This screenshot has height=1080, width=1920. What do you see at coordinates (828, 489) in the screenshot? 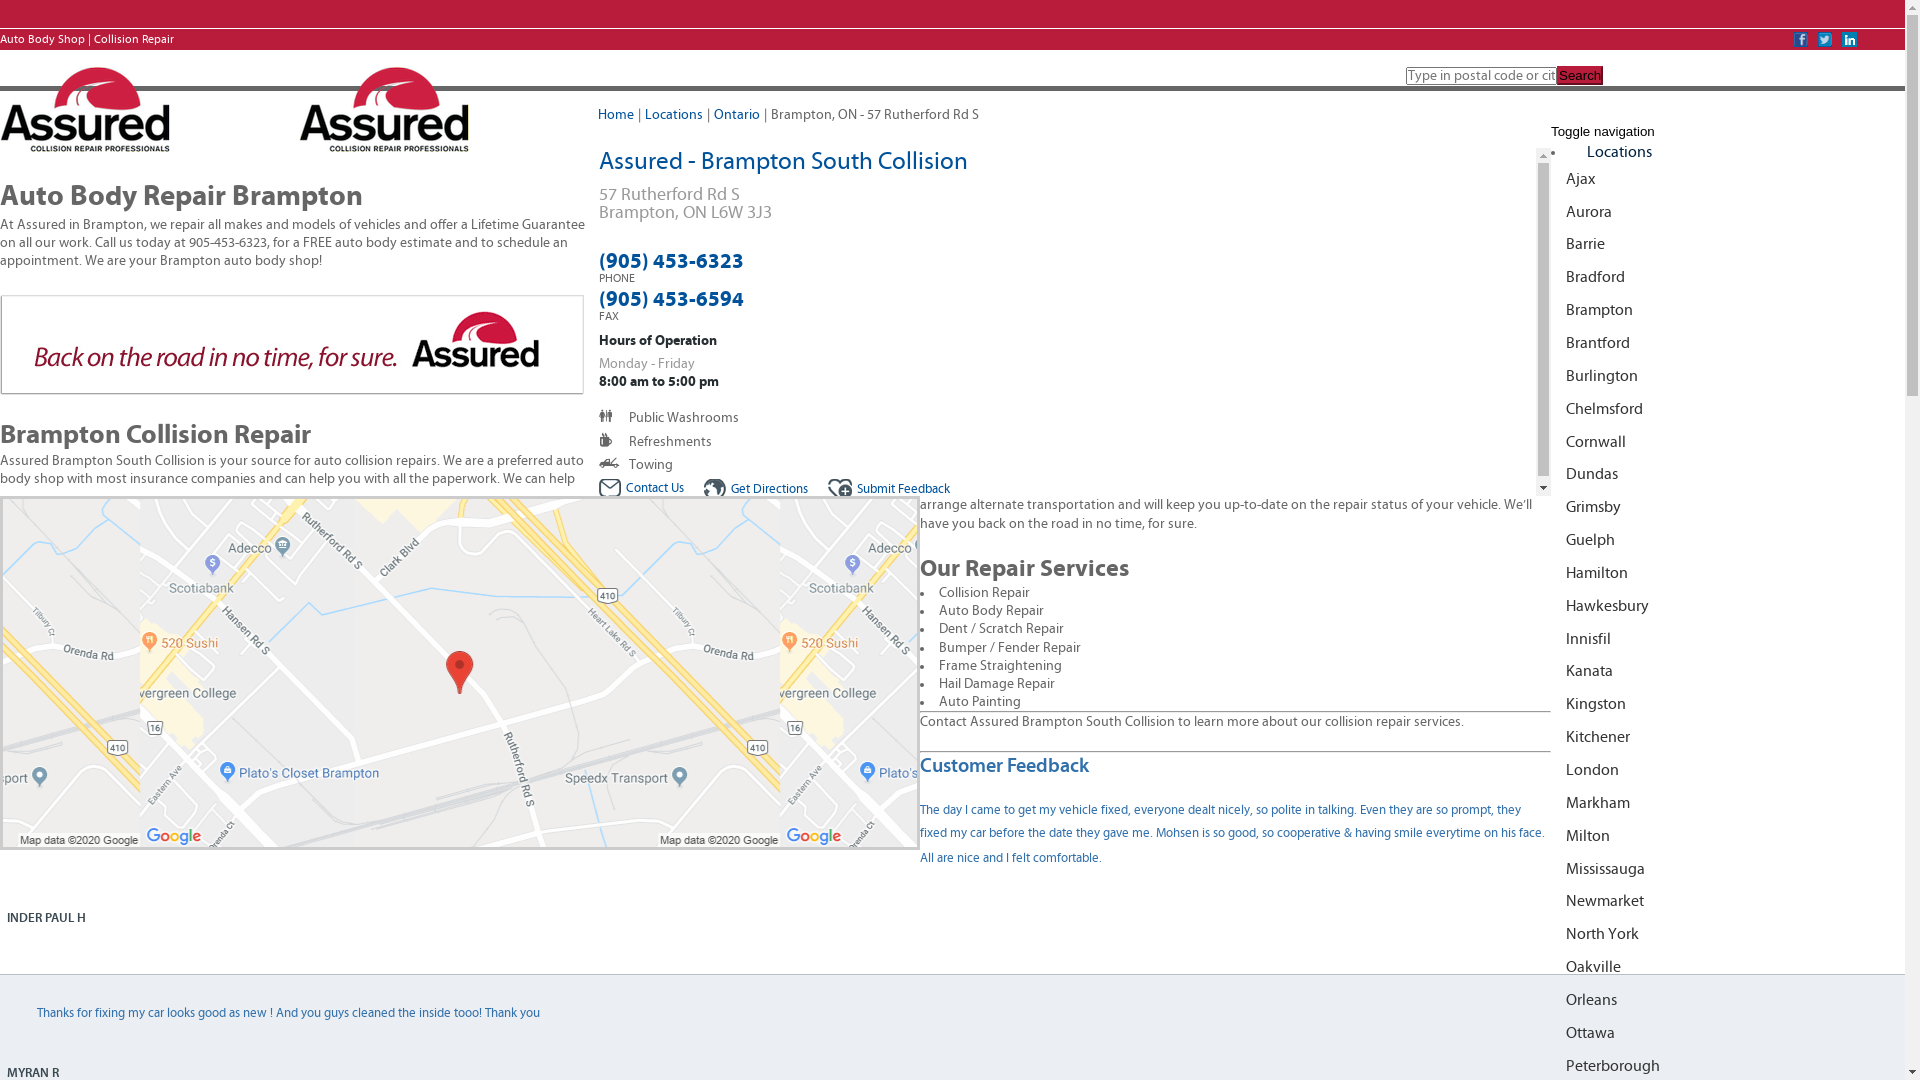
I see `'Submit Feedback'` at bounding box center [828, 489].